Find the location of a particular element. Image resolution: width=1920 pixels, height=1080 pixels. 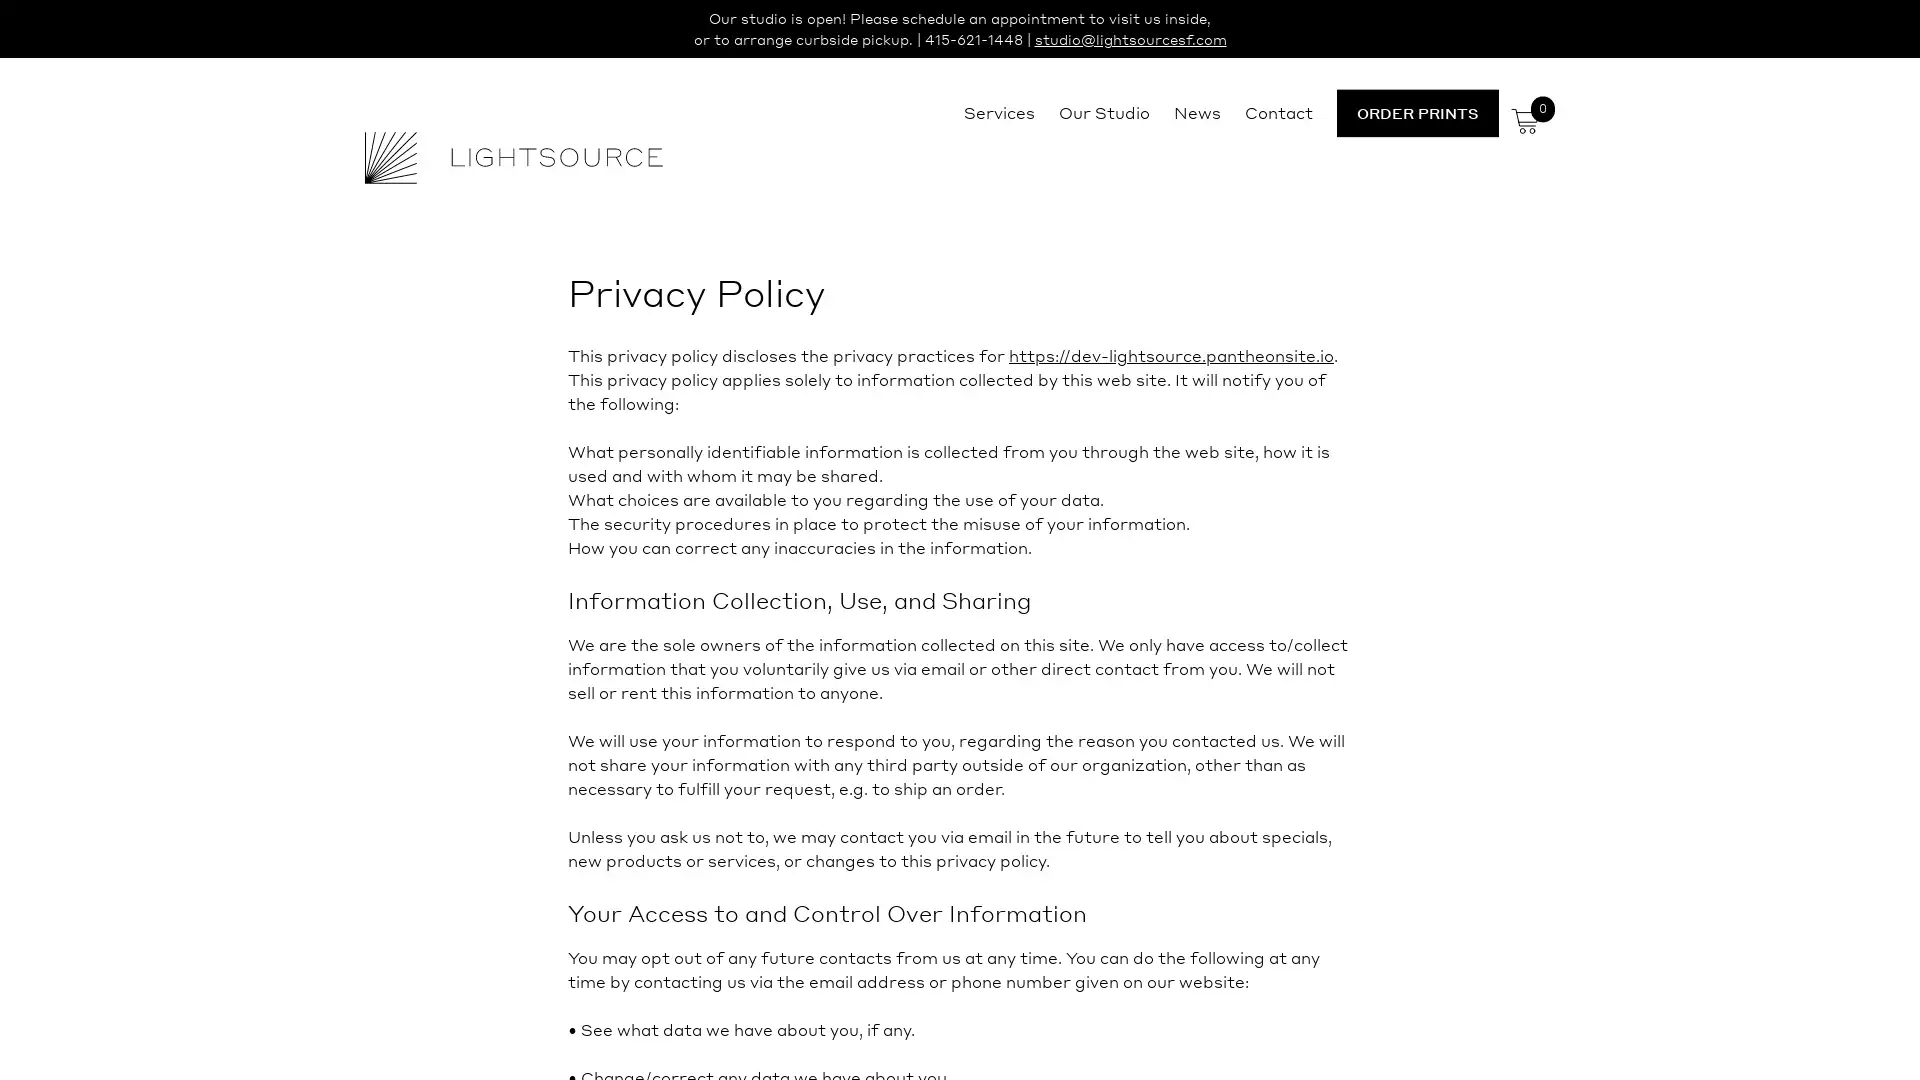

Sign up is located at coordinates (1147, 696).